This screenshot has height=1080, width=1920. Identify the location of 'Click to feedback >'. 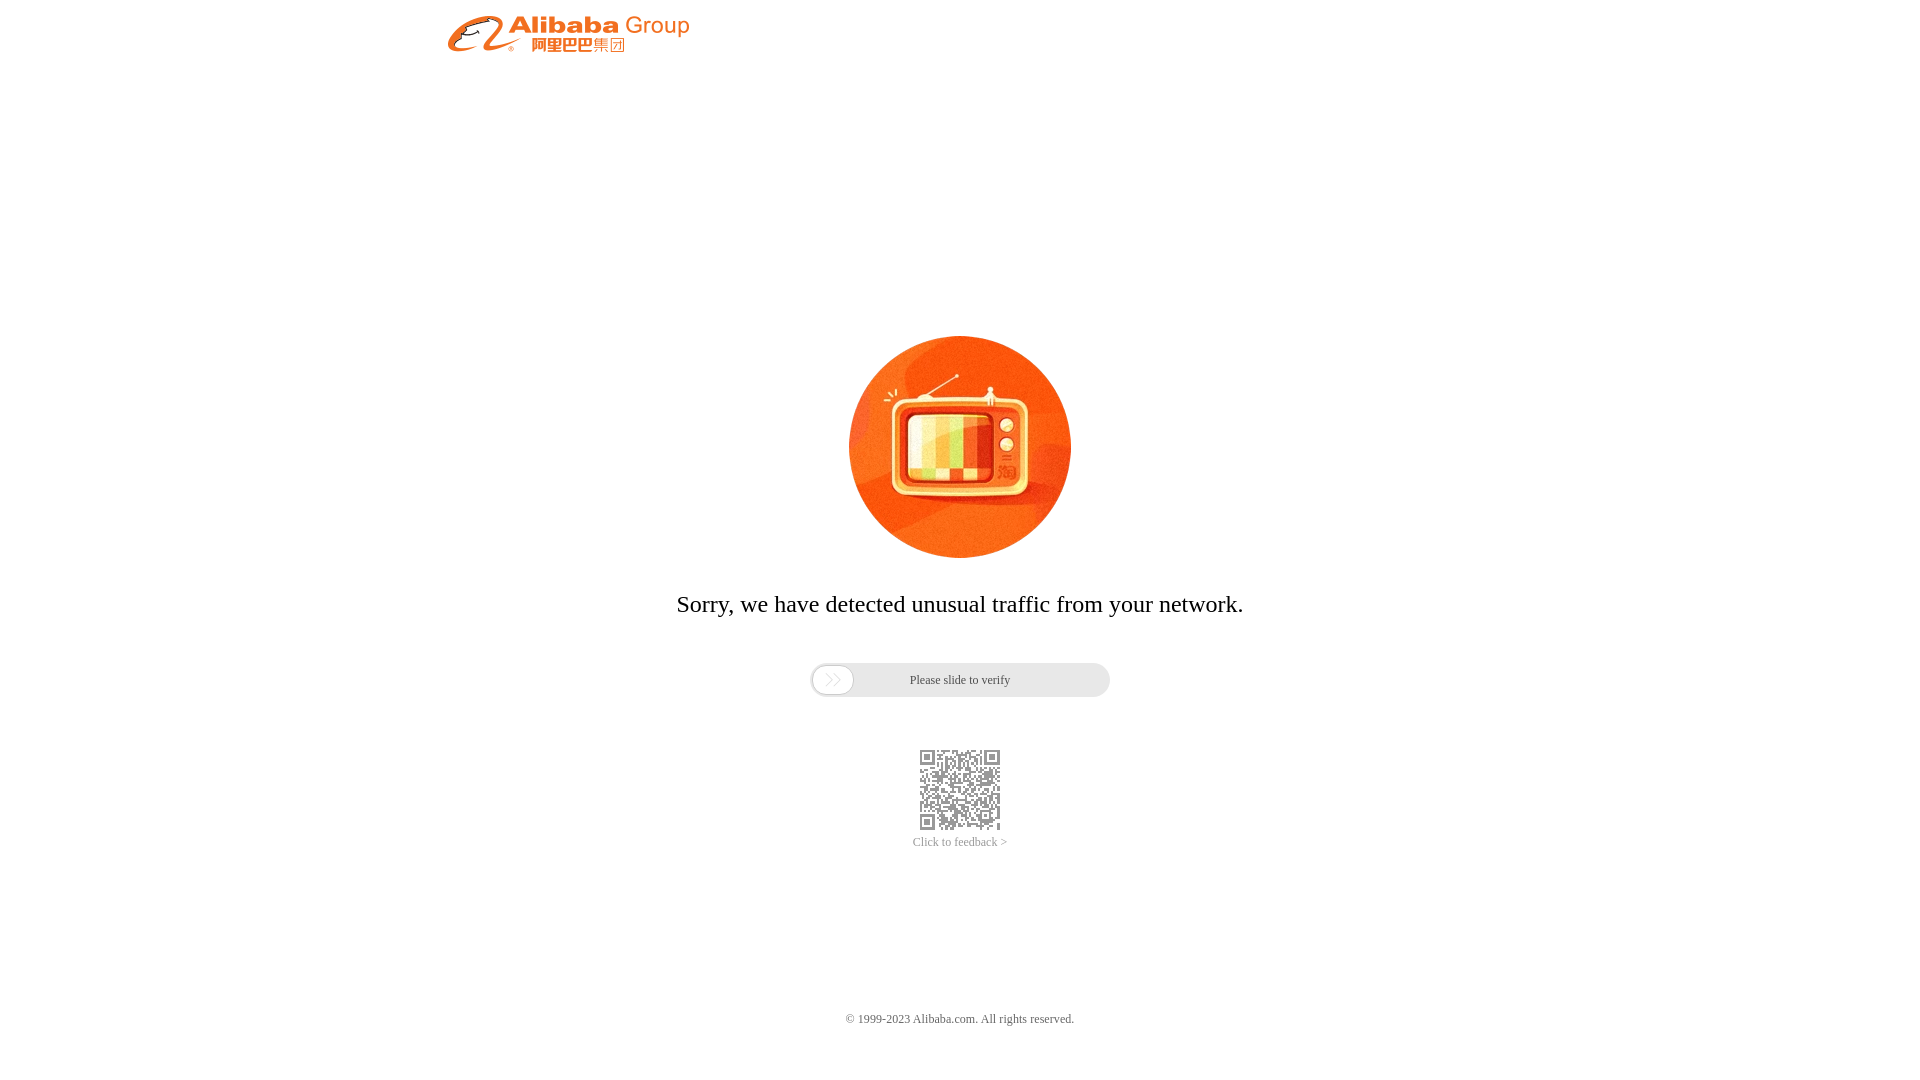
(960, 842).